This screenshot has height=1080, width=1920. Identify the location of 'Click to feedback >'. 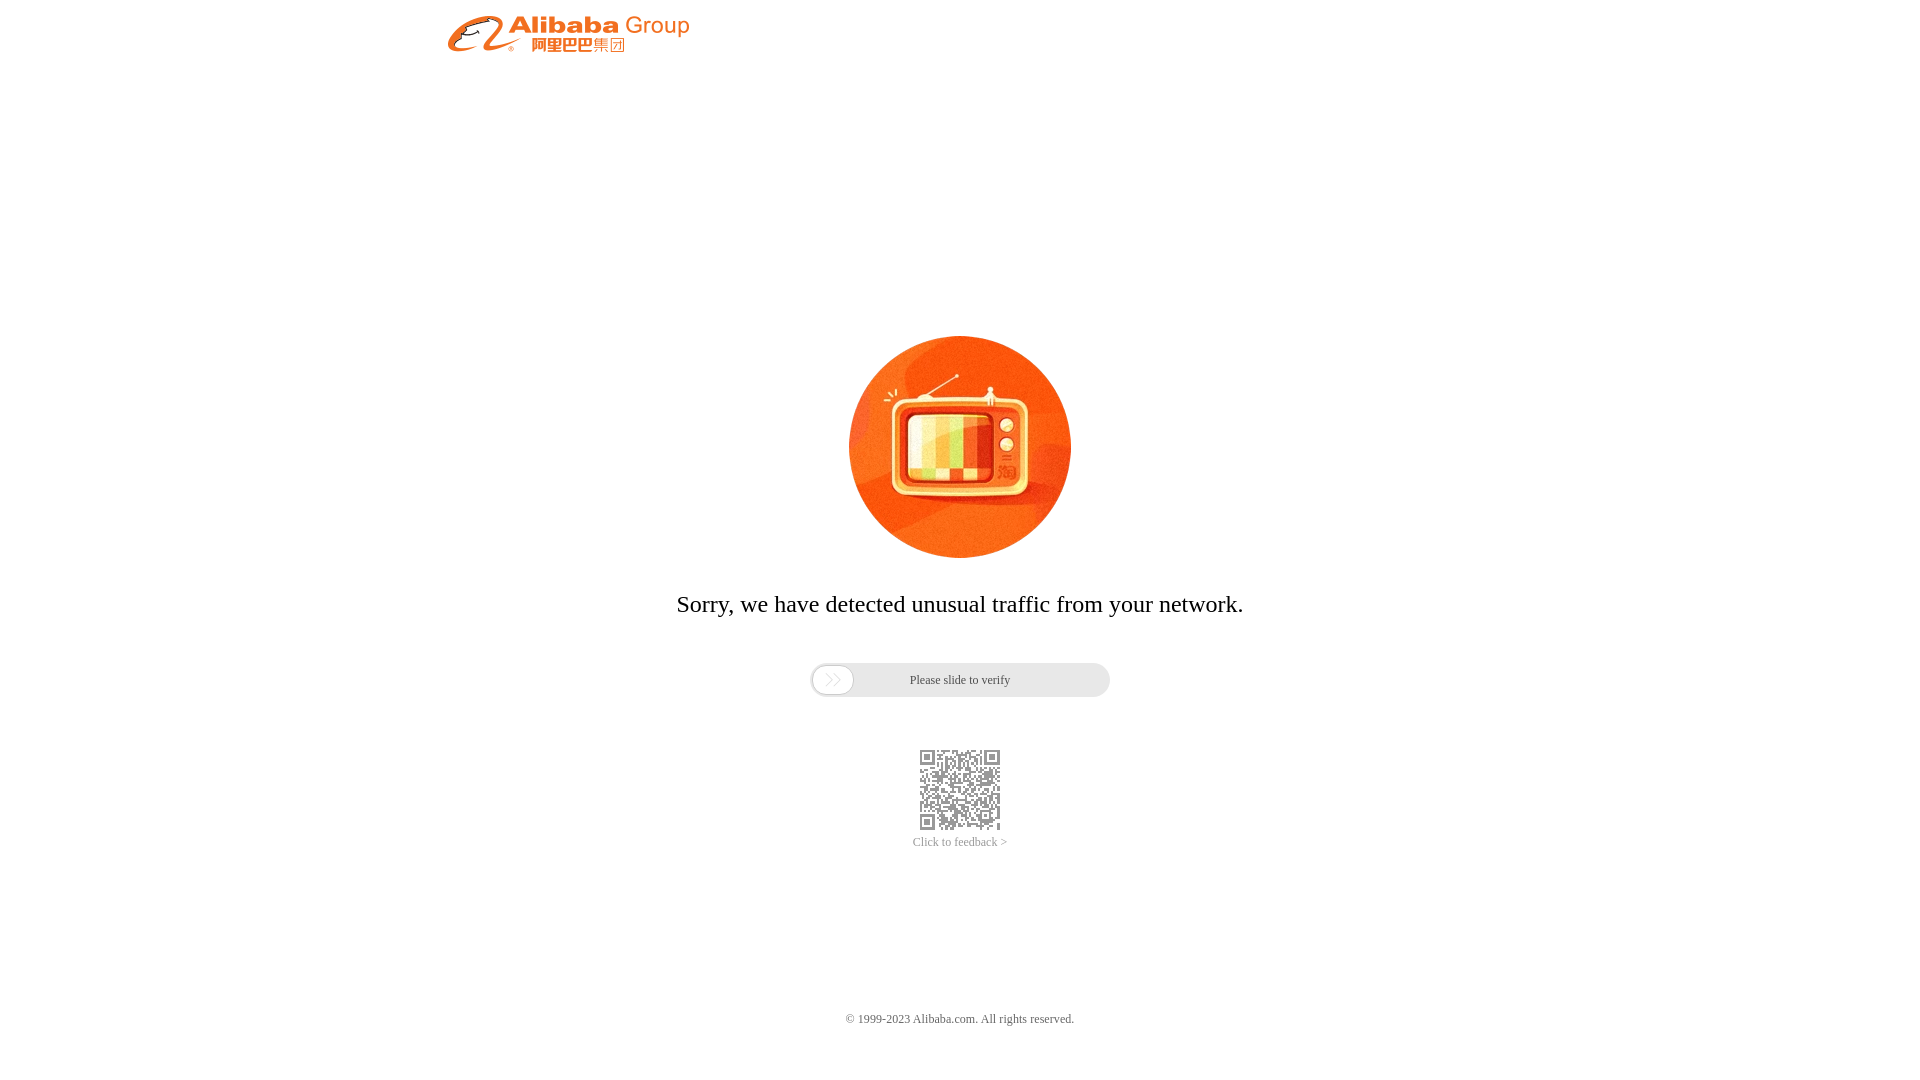
(960, 842).